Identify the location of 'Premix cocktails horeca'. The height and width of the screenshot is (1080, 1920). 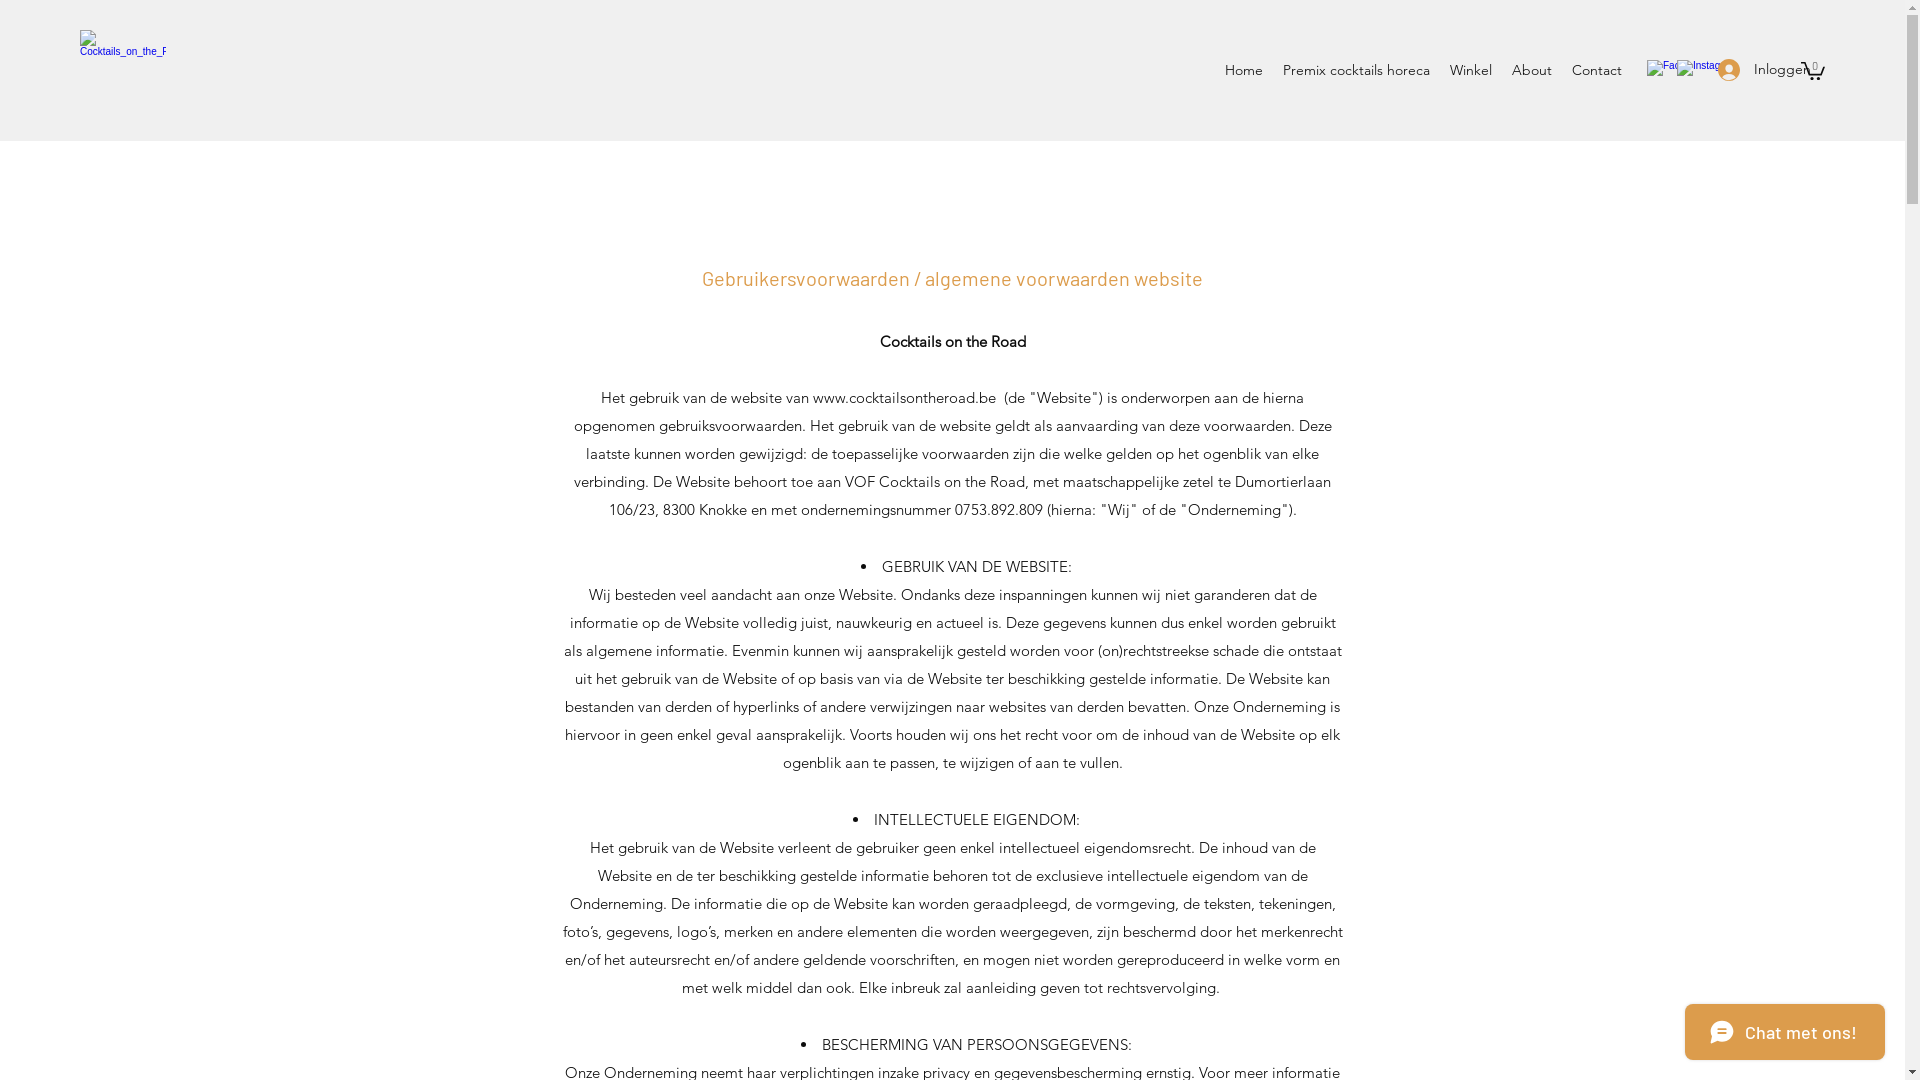
(1356, 68).